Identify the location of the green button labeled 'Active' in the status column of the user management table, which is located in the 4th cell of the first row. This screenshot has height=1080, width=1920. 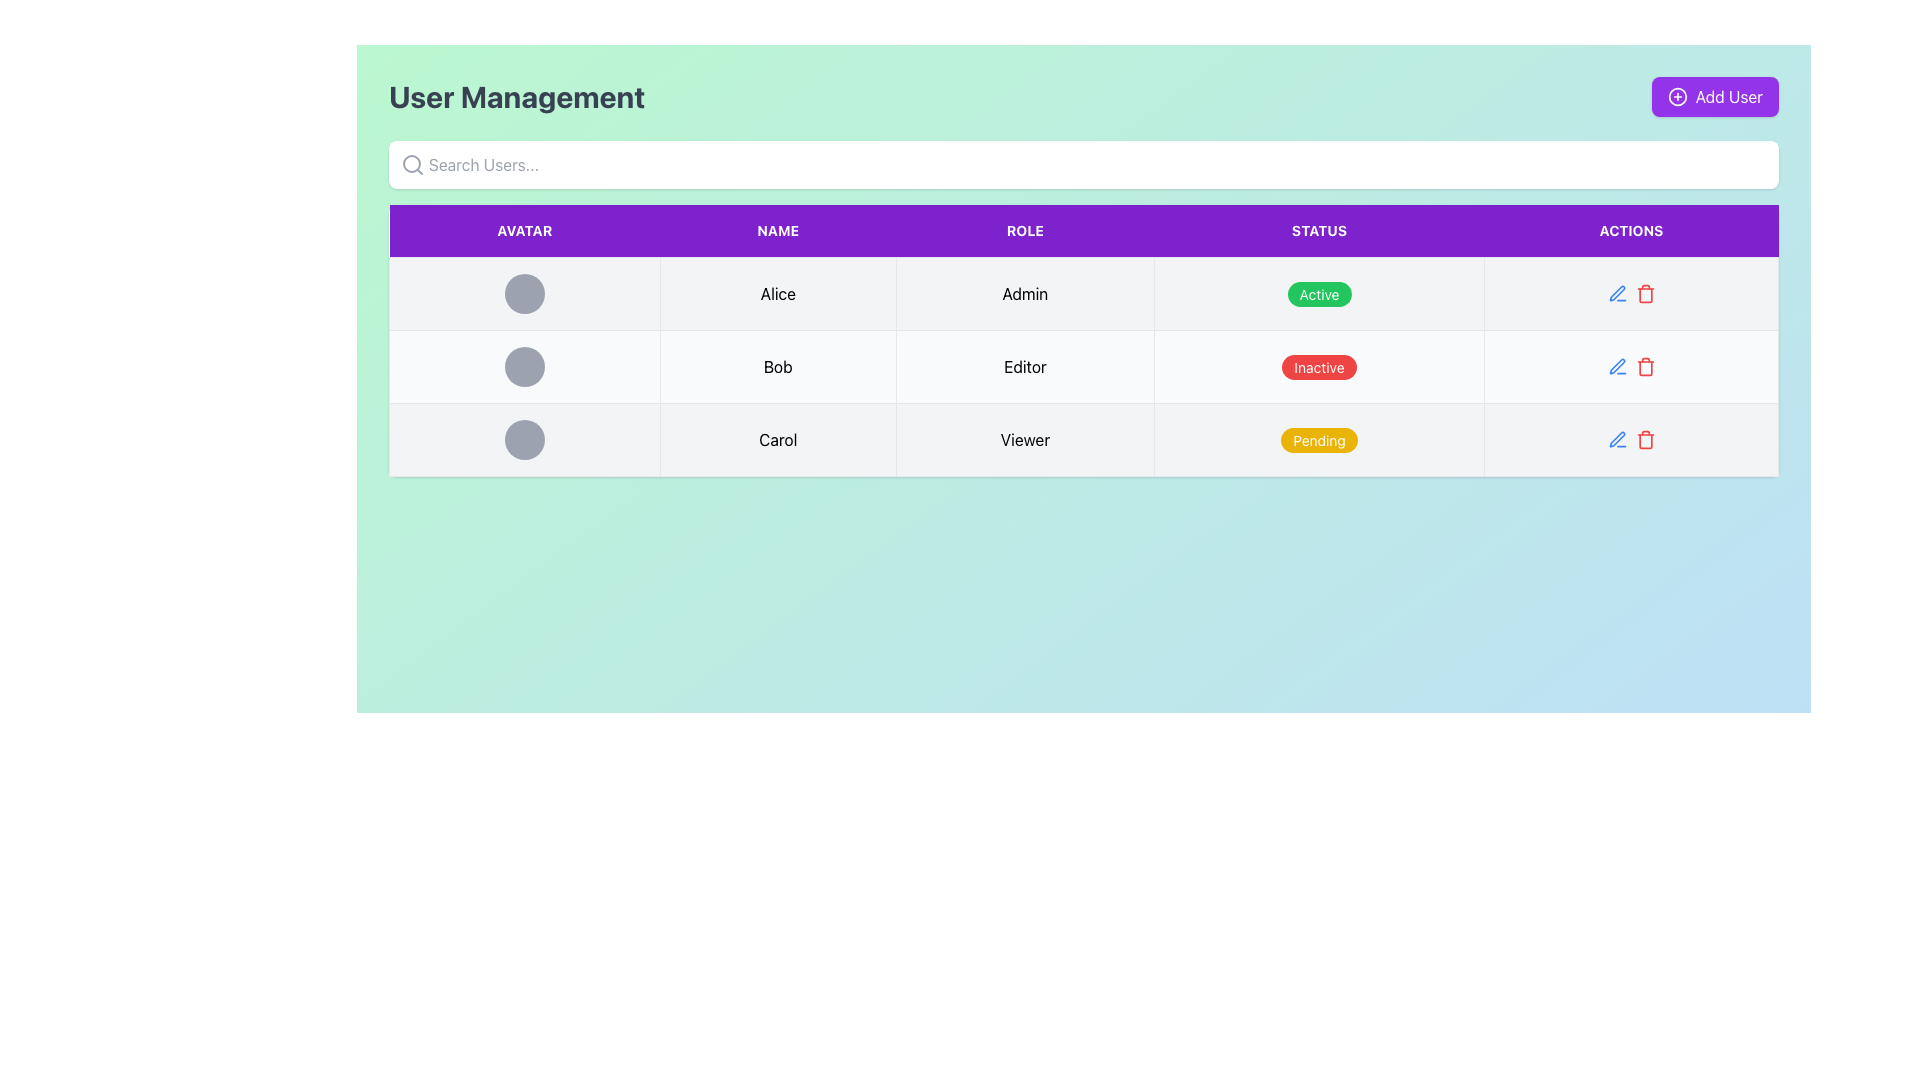
(1319, 293).